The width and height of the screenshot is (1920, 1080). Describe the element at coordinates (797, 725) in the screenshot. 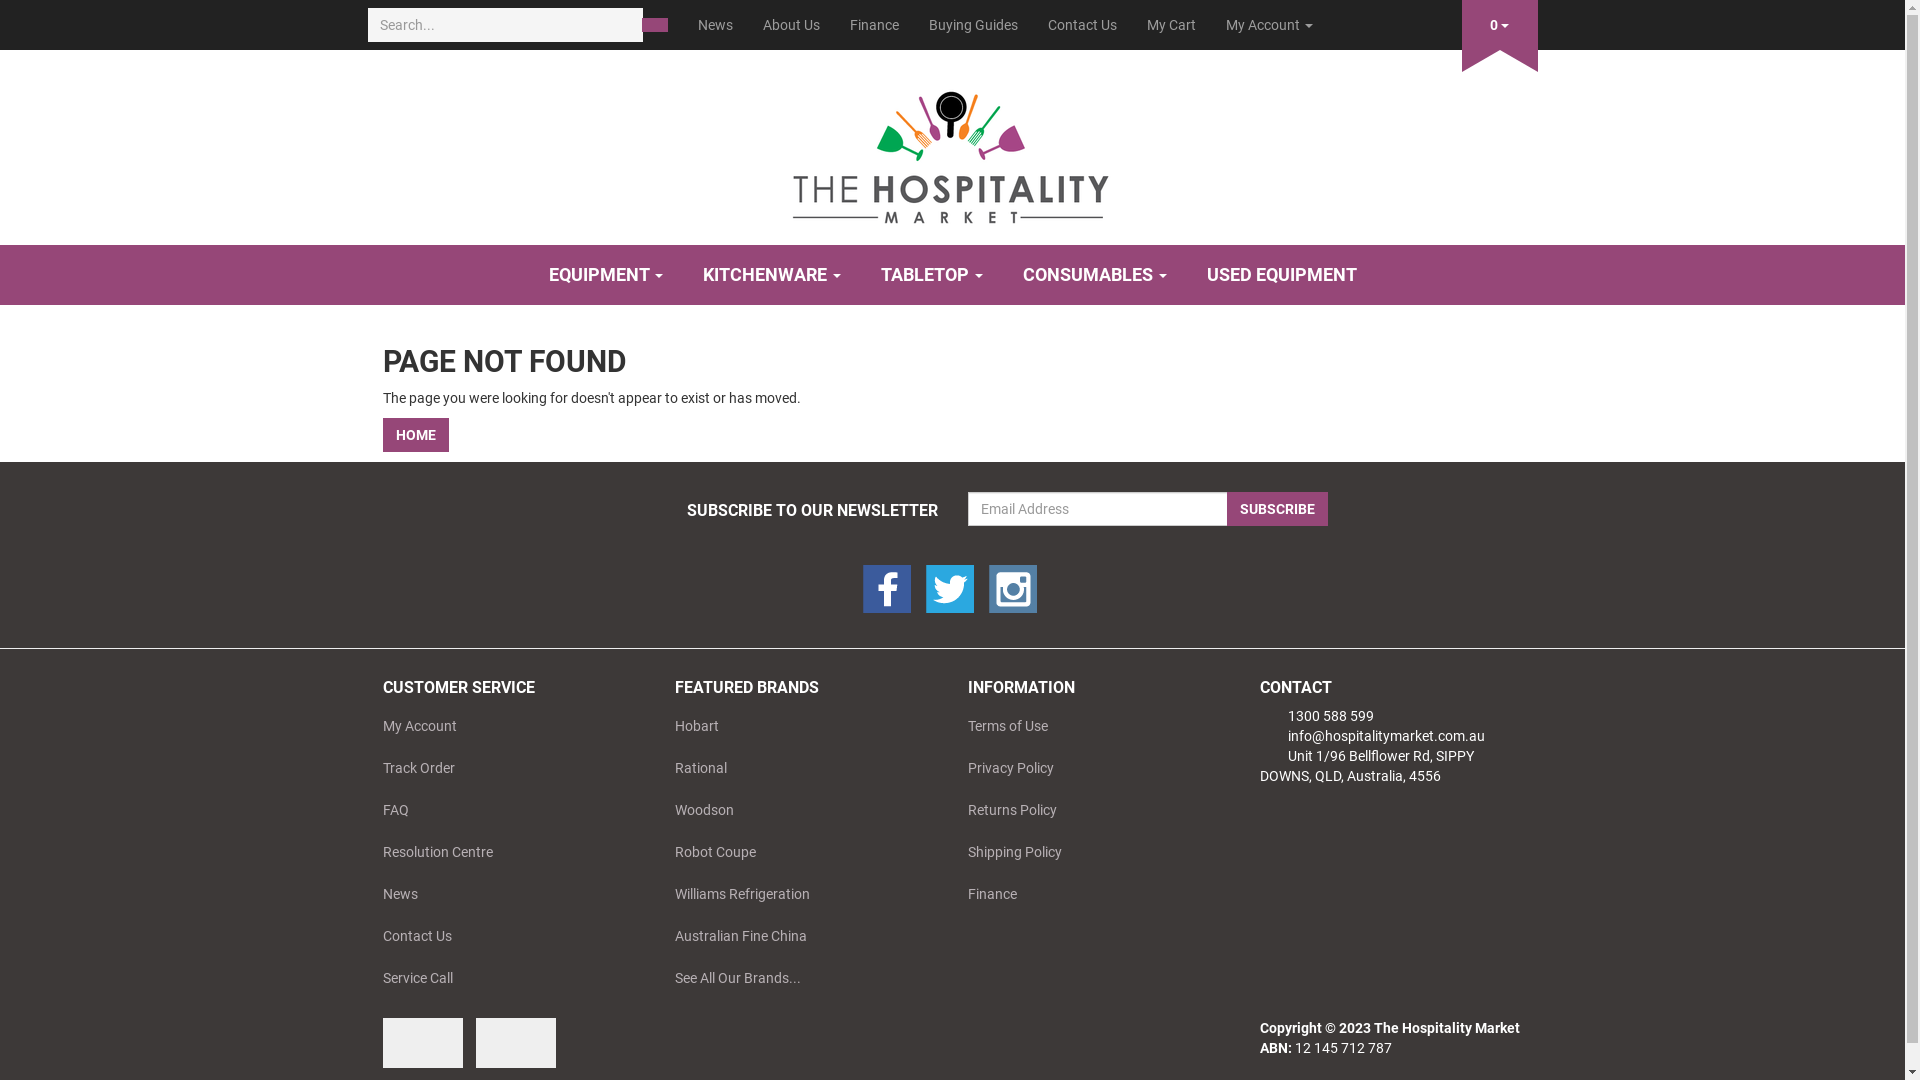

I see `'Hobart'` at that location.